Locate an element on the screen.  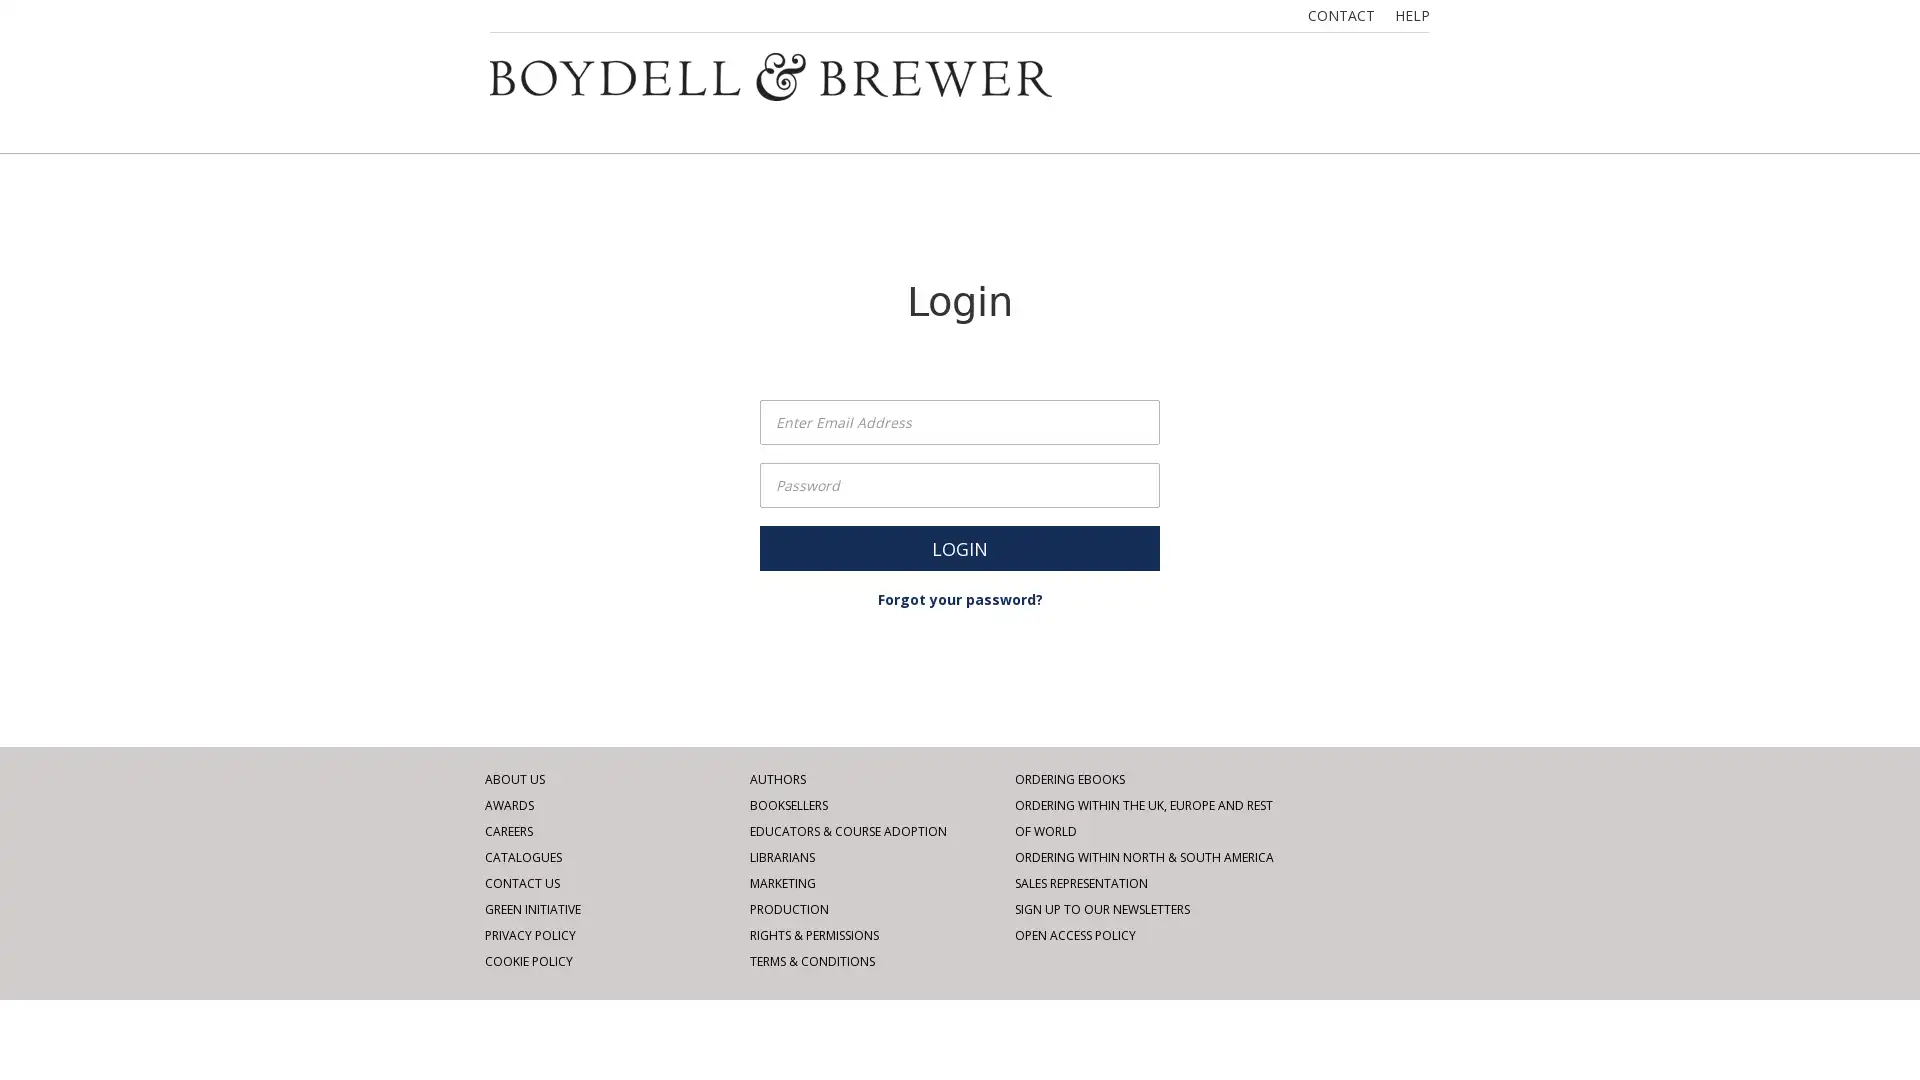
LOGIN is located at coordinates (960, 548).